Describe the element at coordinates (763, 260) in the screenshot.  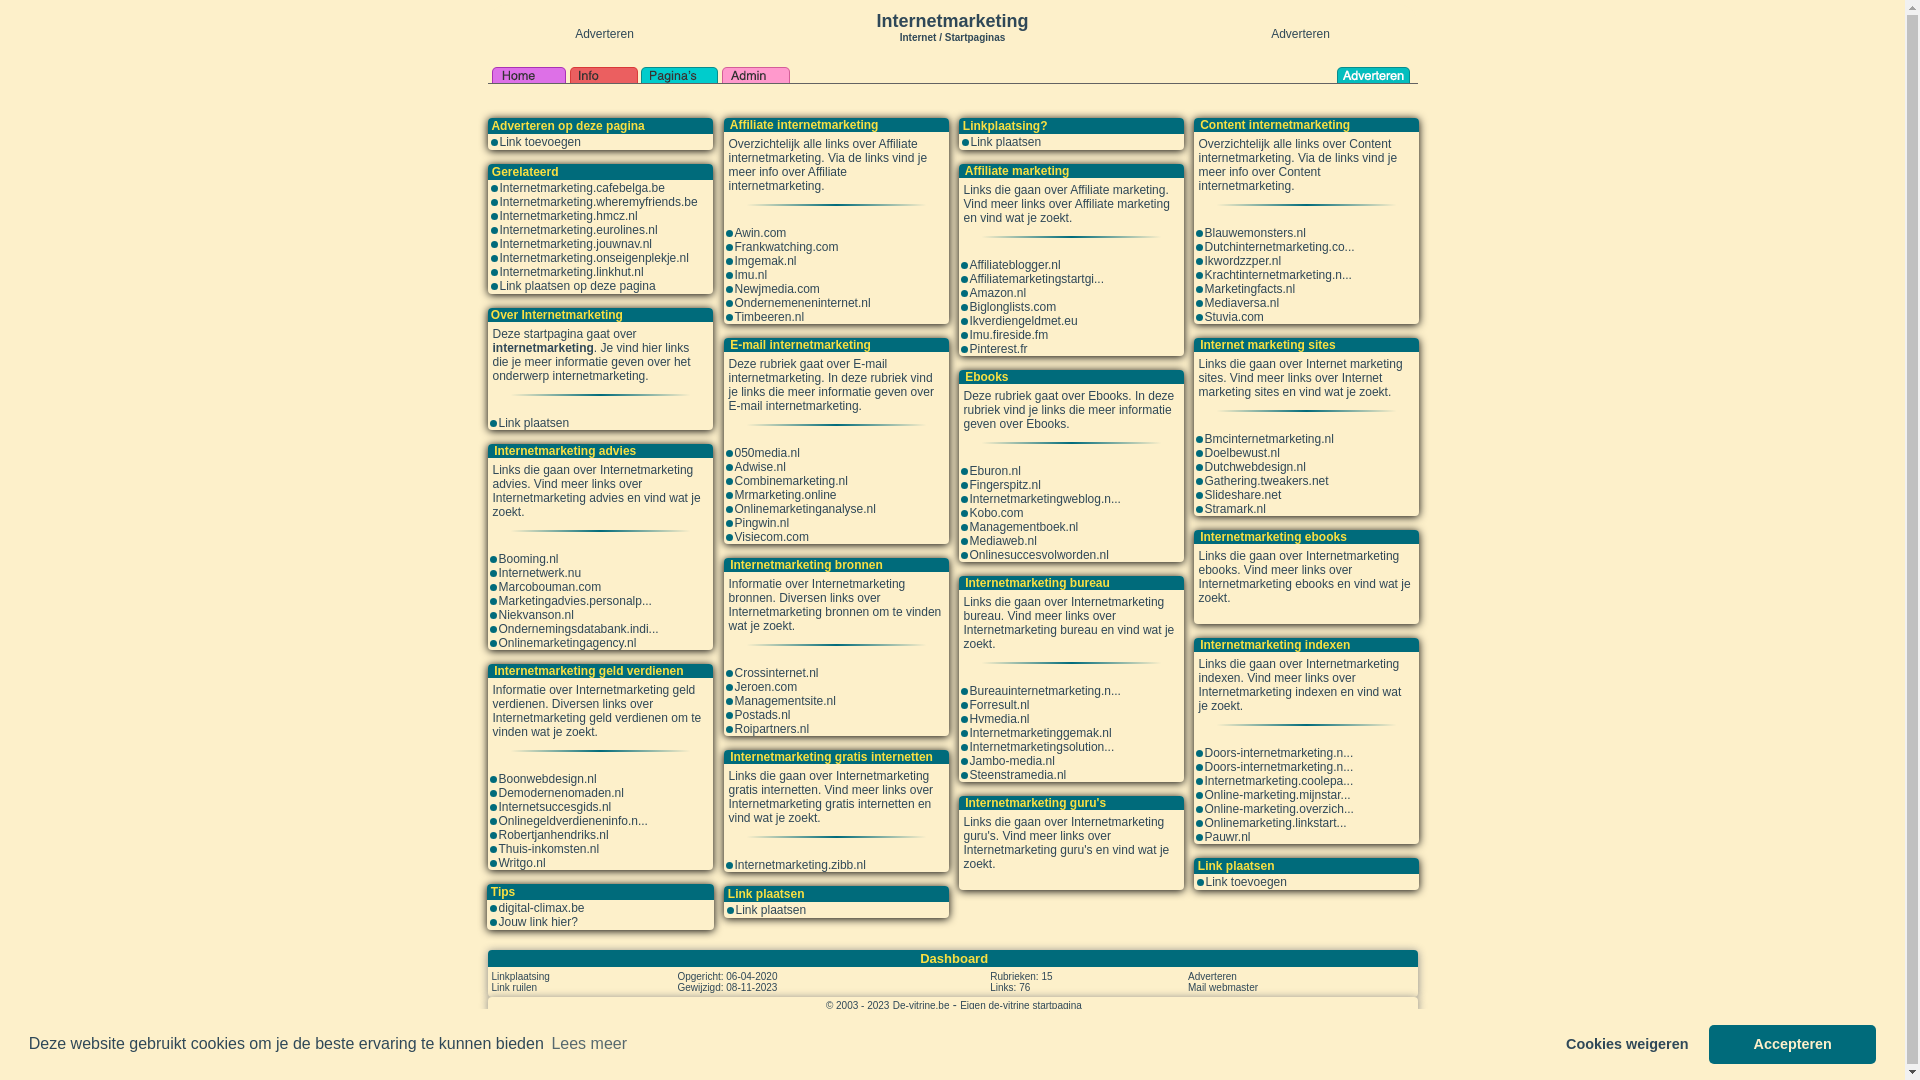
I see `'Imgemak.nl'` at that location.